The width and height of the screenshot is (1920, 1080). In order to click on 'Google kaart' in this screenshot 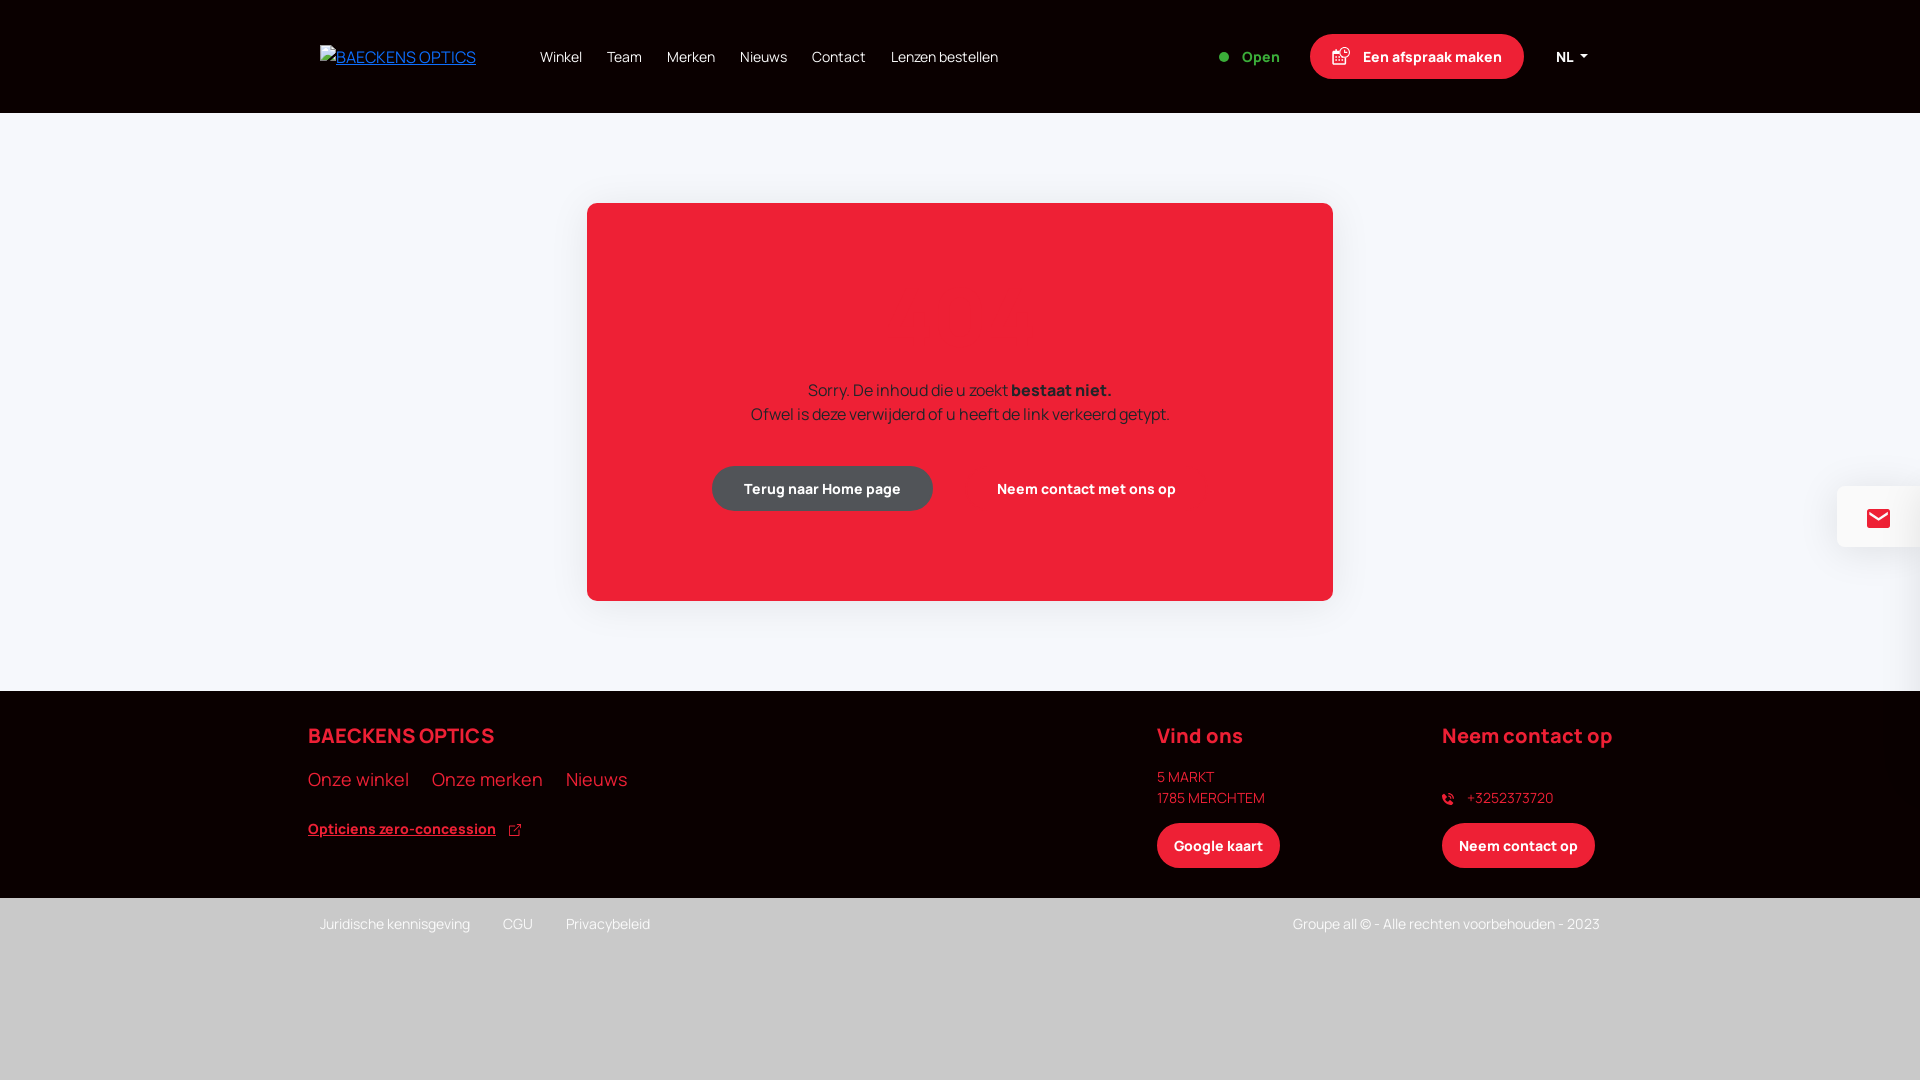, I will do `click(1217, 845)`.